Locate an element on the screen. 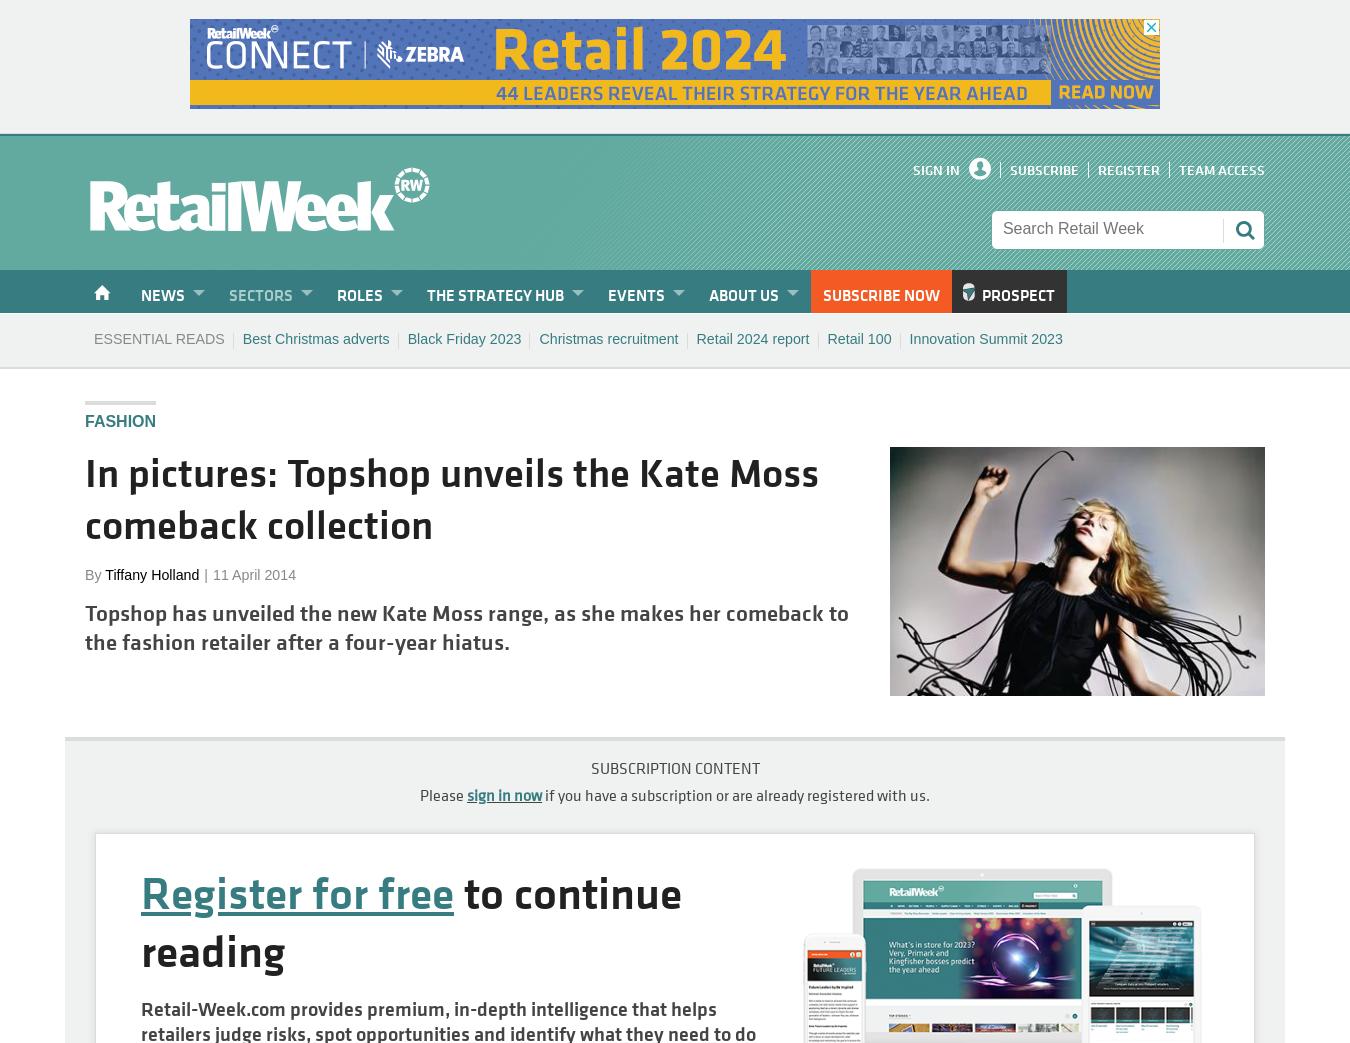 This screenshot has height=1043, width=1350. 'sign in now' is located at coordinates (503, 793).